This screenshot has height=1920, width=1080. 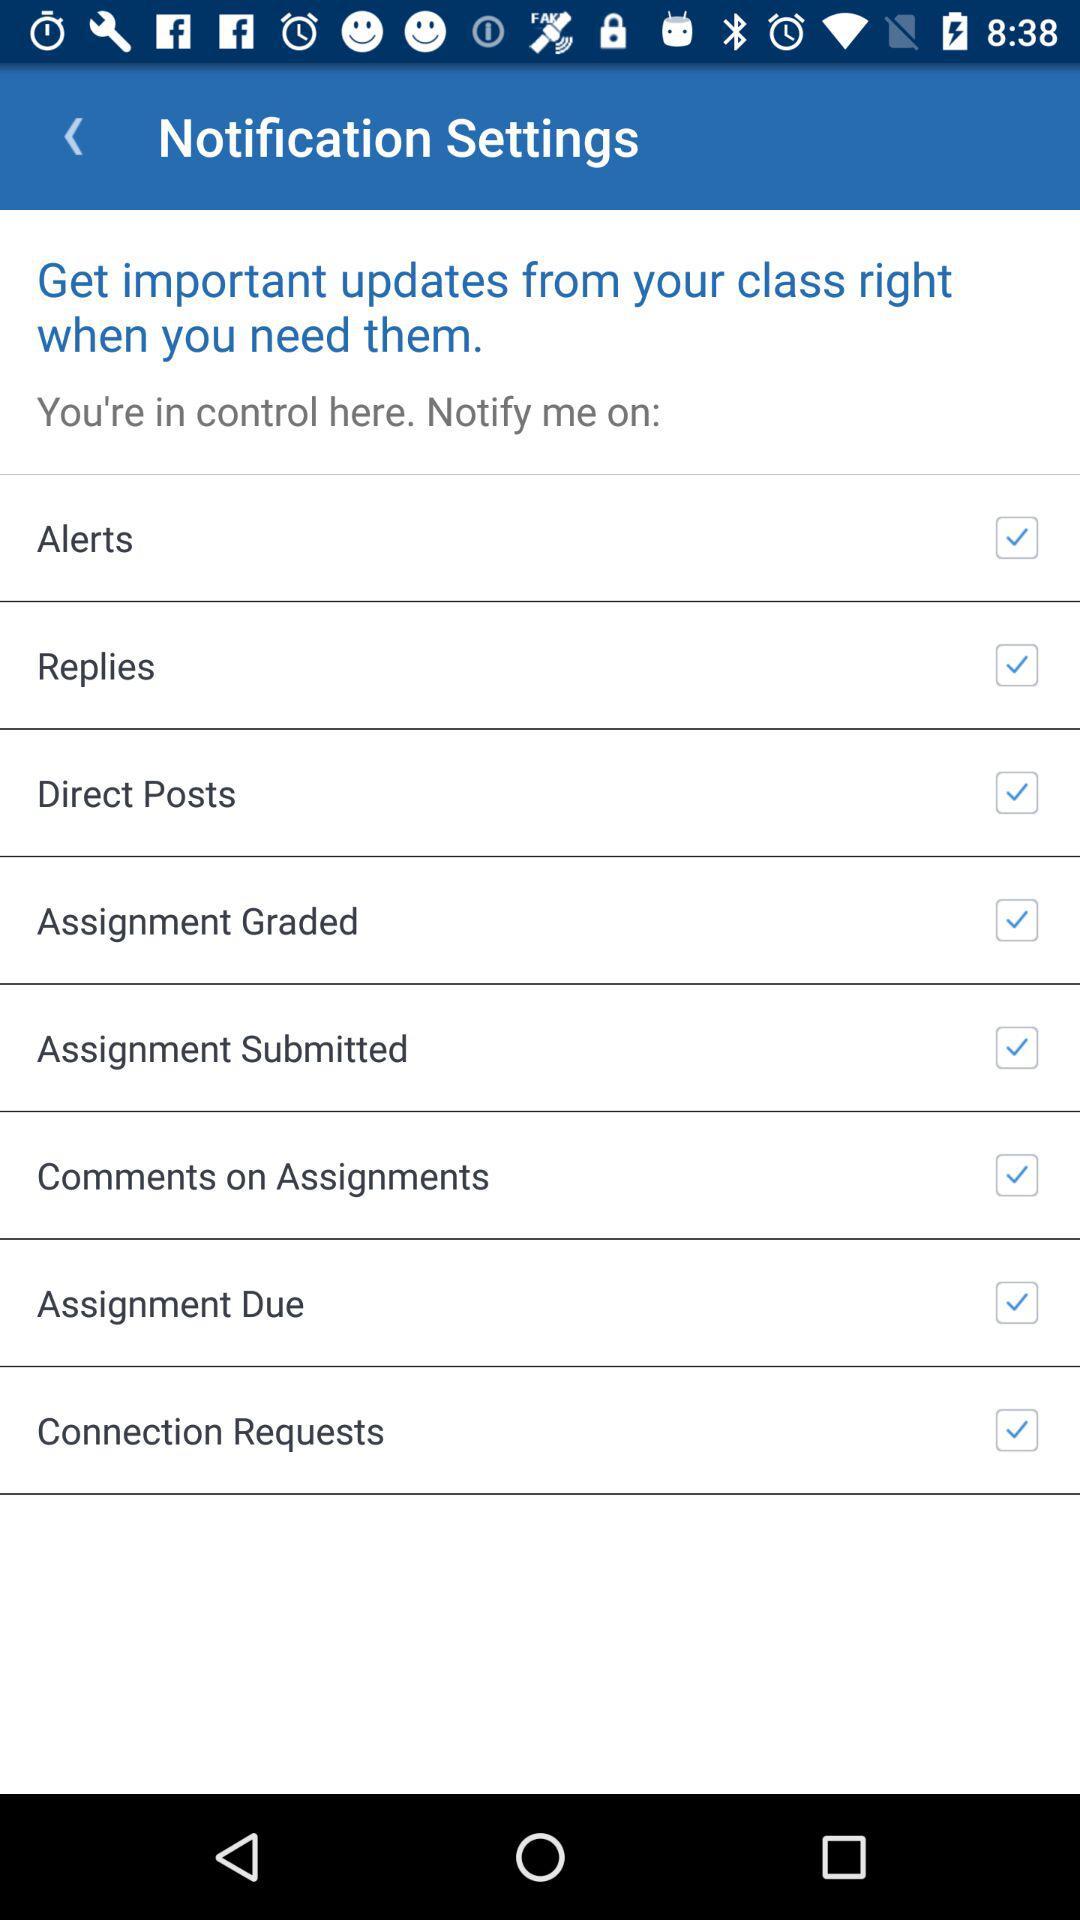 I want to click on the item below the direct posts icon, so click(x=540, y=919).